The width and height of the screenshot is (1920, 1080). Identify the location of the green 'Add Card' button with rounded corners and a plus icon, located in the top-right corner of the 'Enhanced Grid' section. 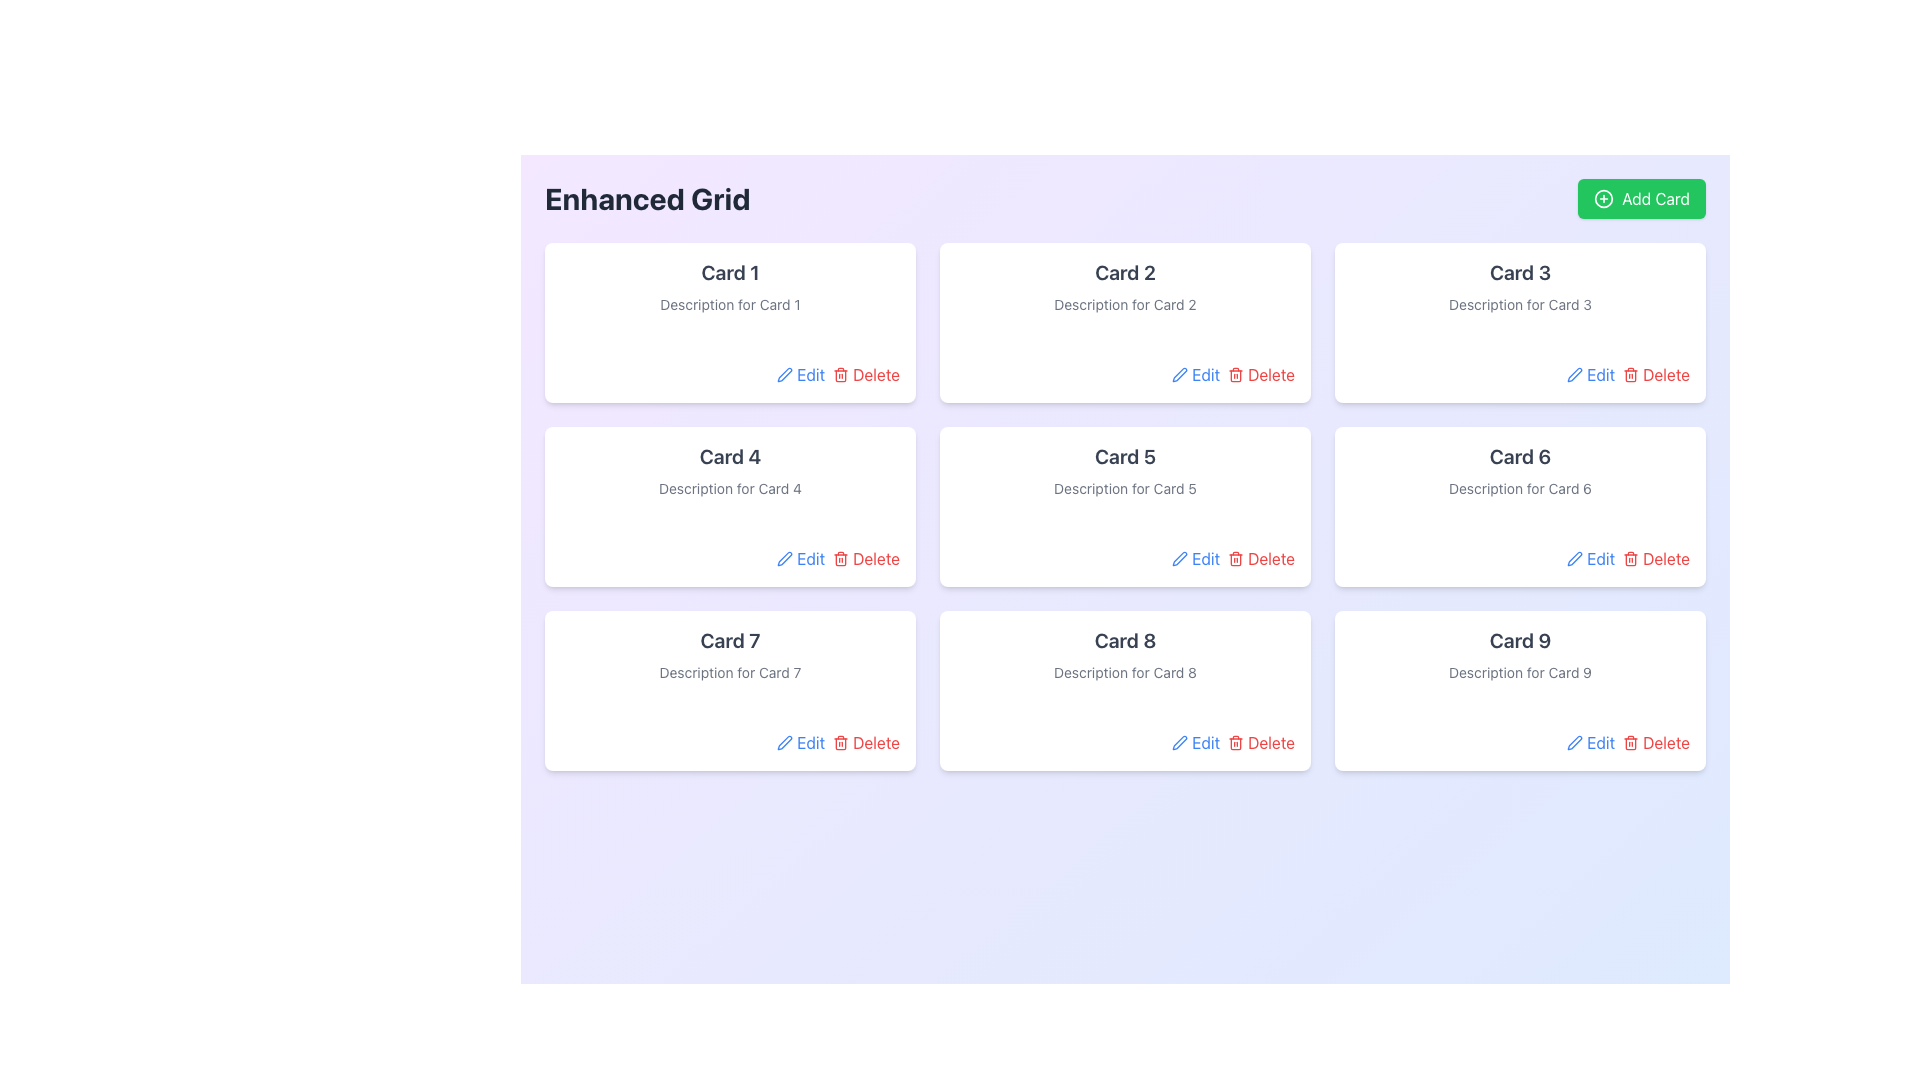
(1641, 199).